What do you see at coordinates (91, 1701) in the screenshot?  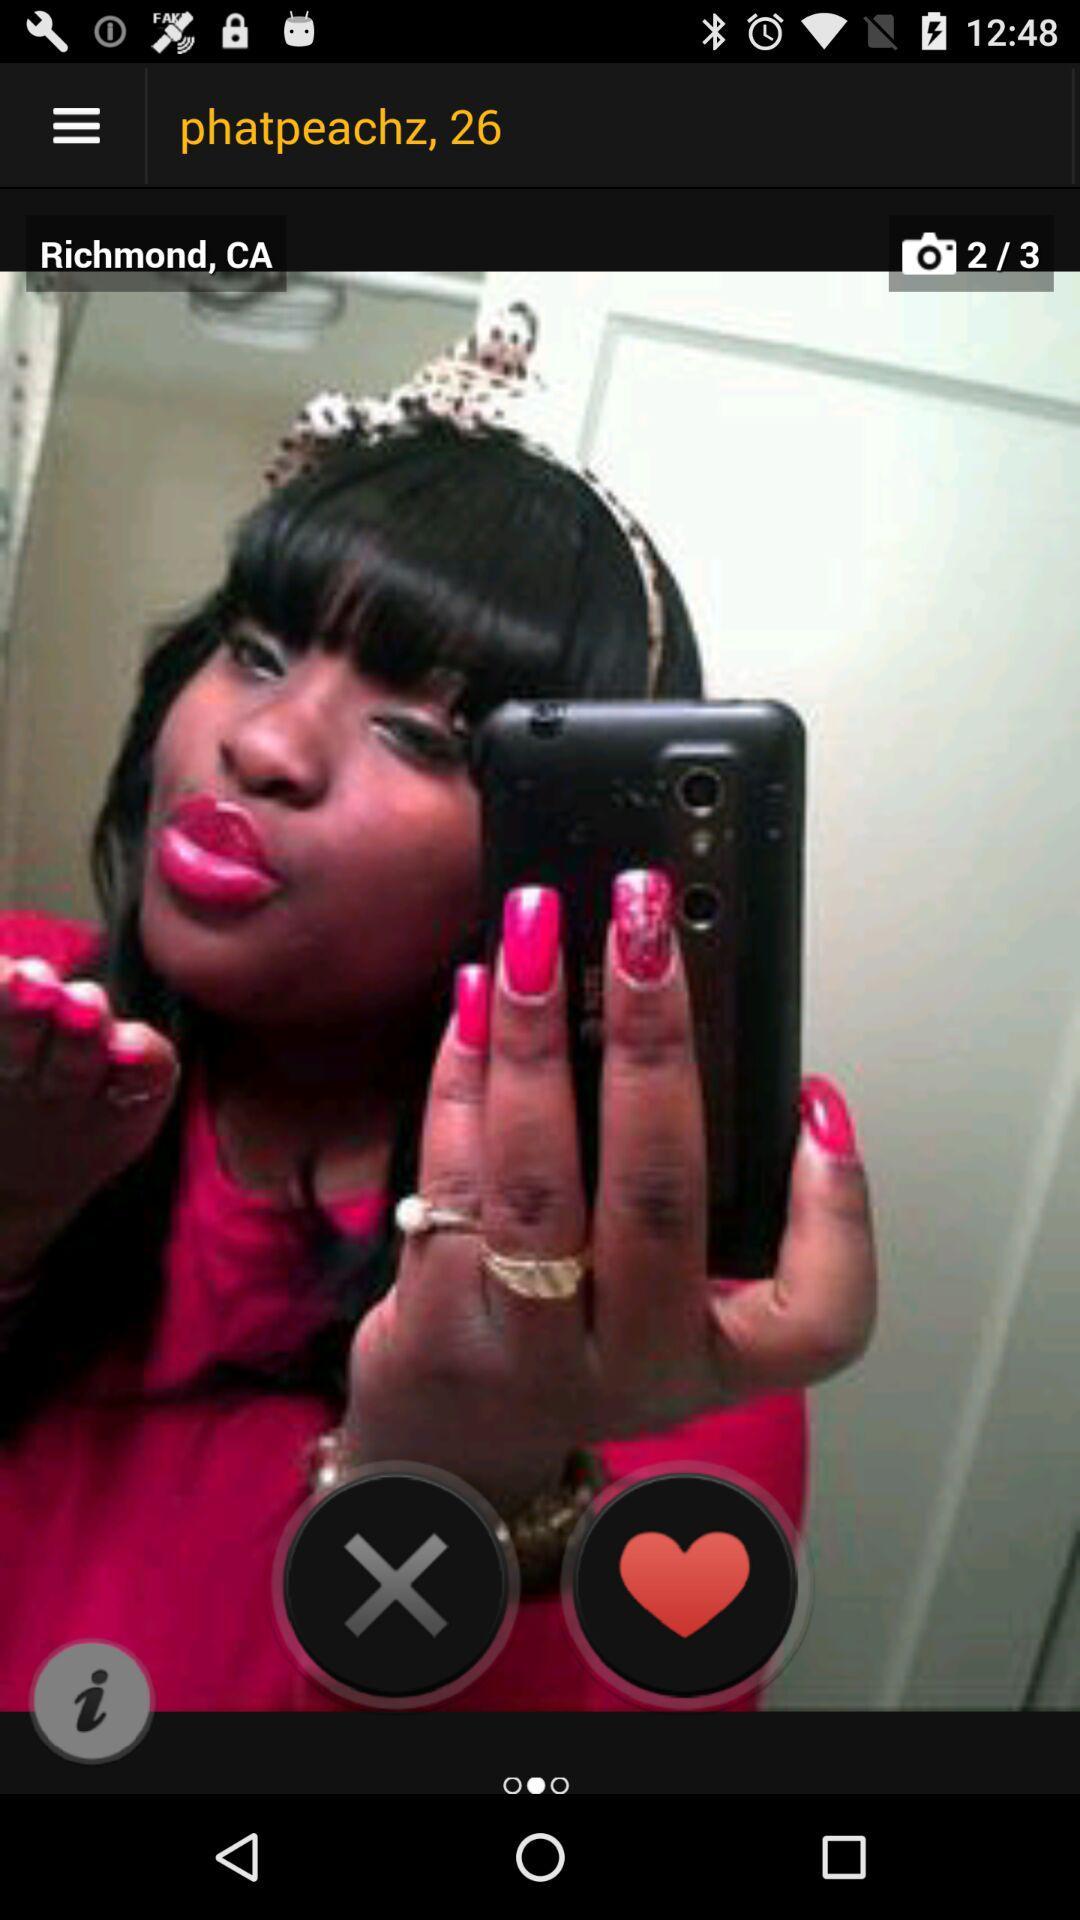 I see `choose more info option` at bounding box center [91, 1701].